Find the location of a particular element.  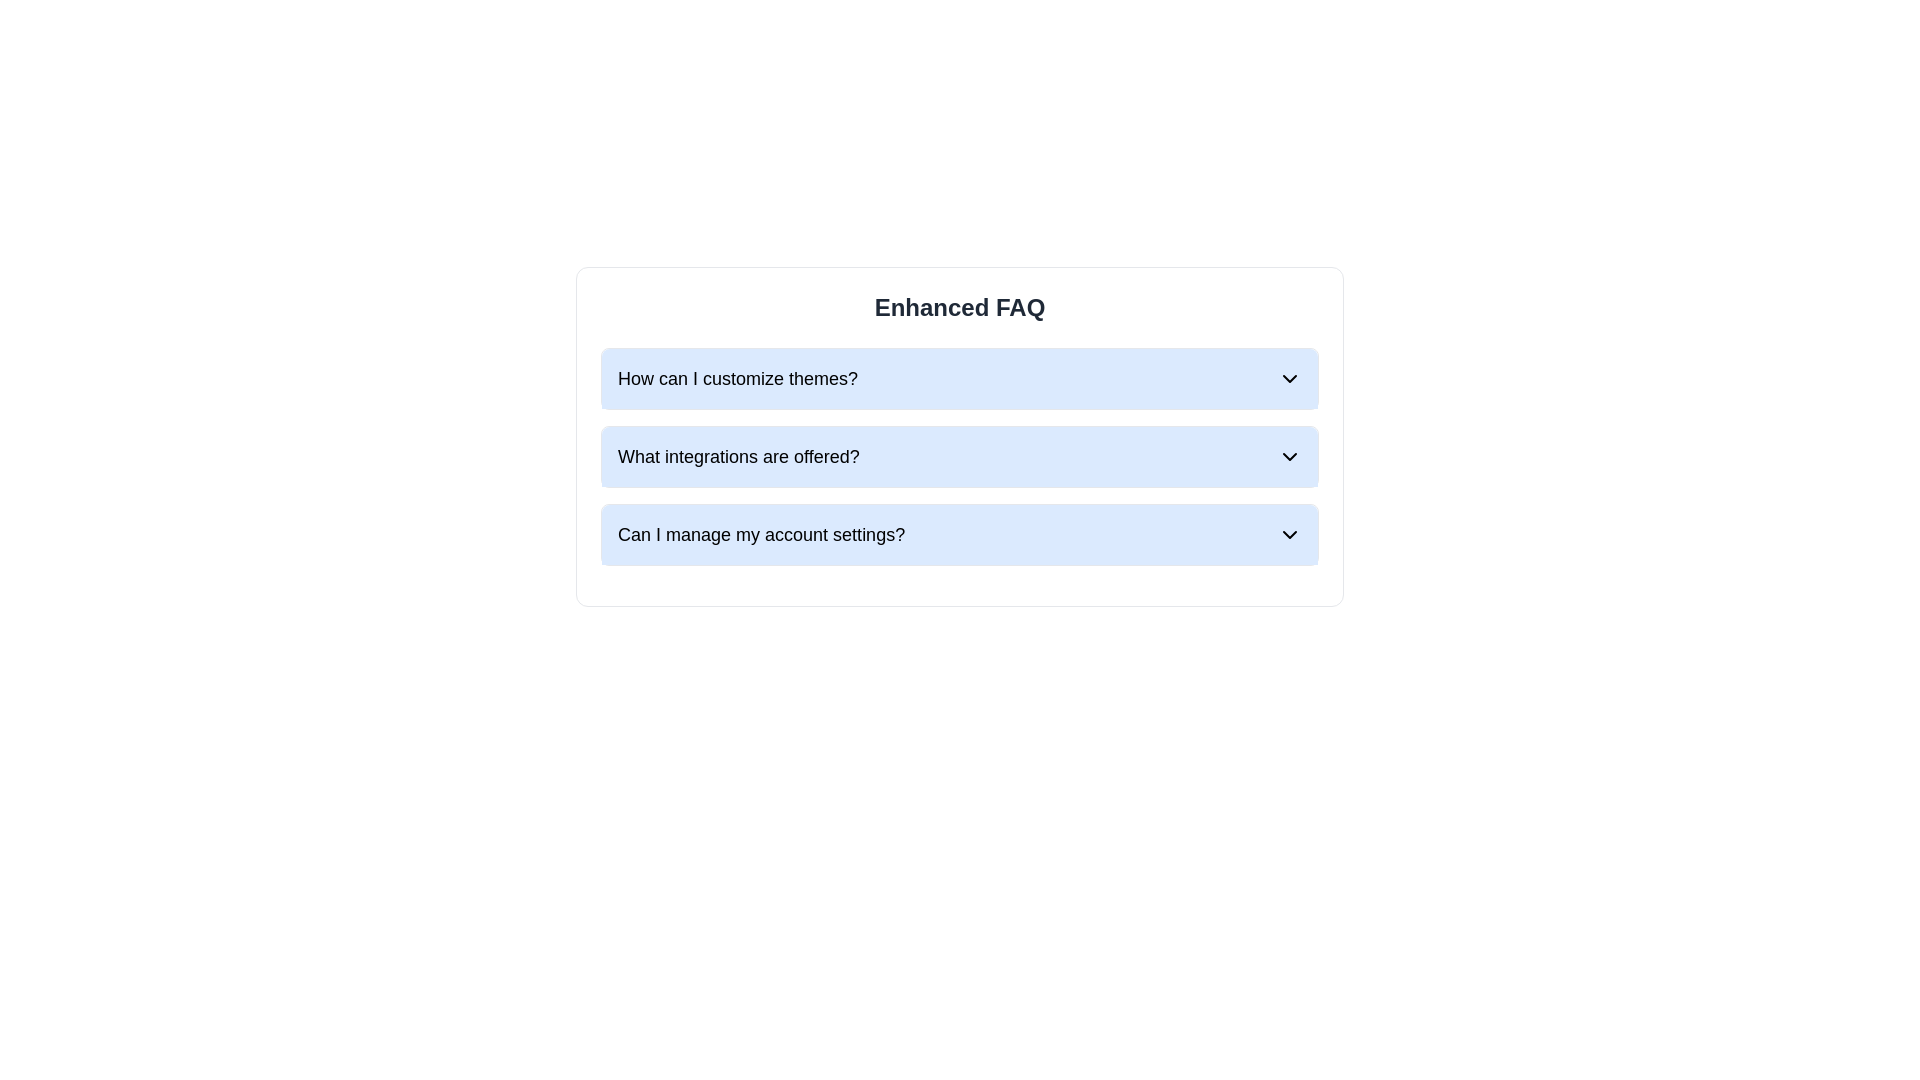

the bold text 'What integrations are offered?' located in the FAQ section, which is displayed in a blue rectangular block is located at coordinates (737, 456).